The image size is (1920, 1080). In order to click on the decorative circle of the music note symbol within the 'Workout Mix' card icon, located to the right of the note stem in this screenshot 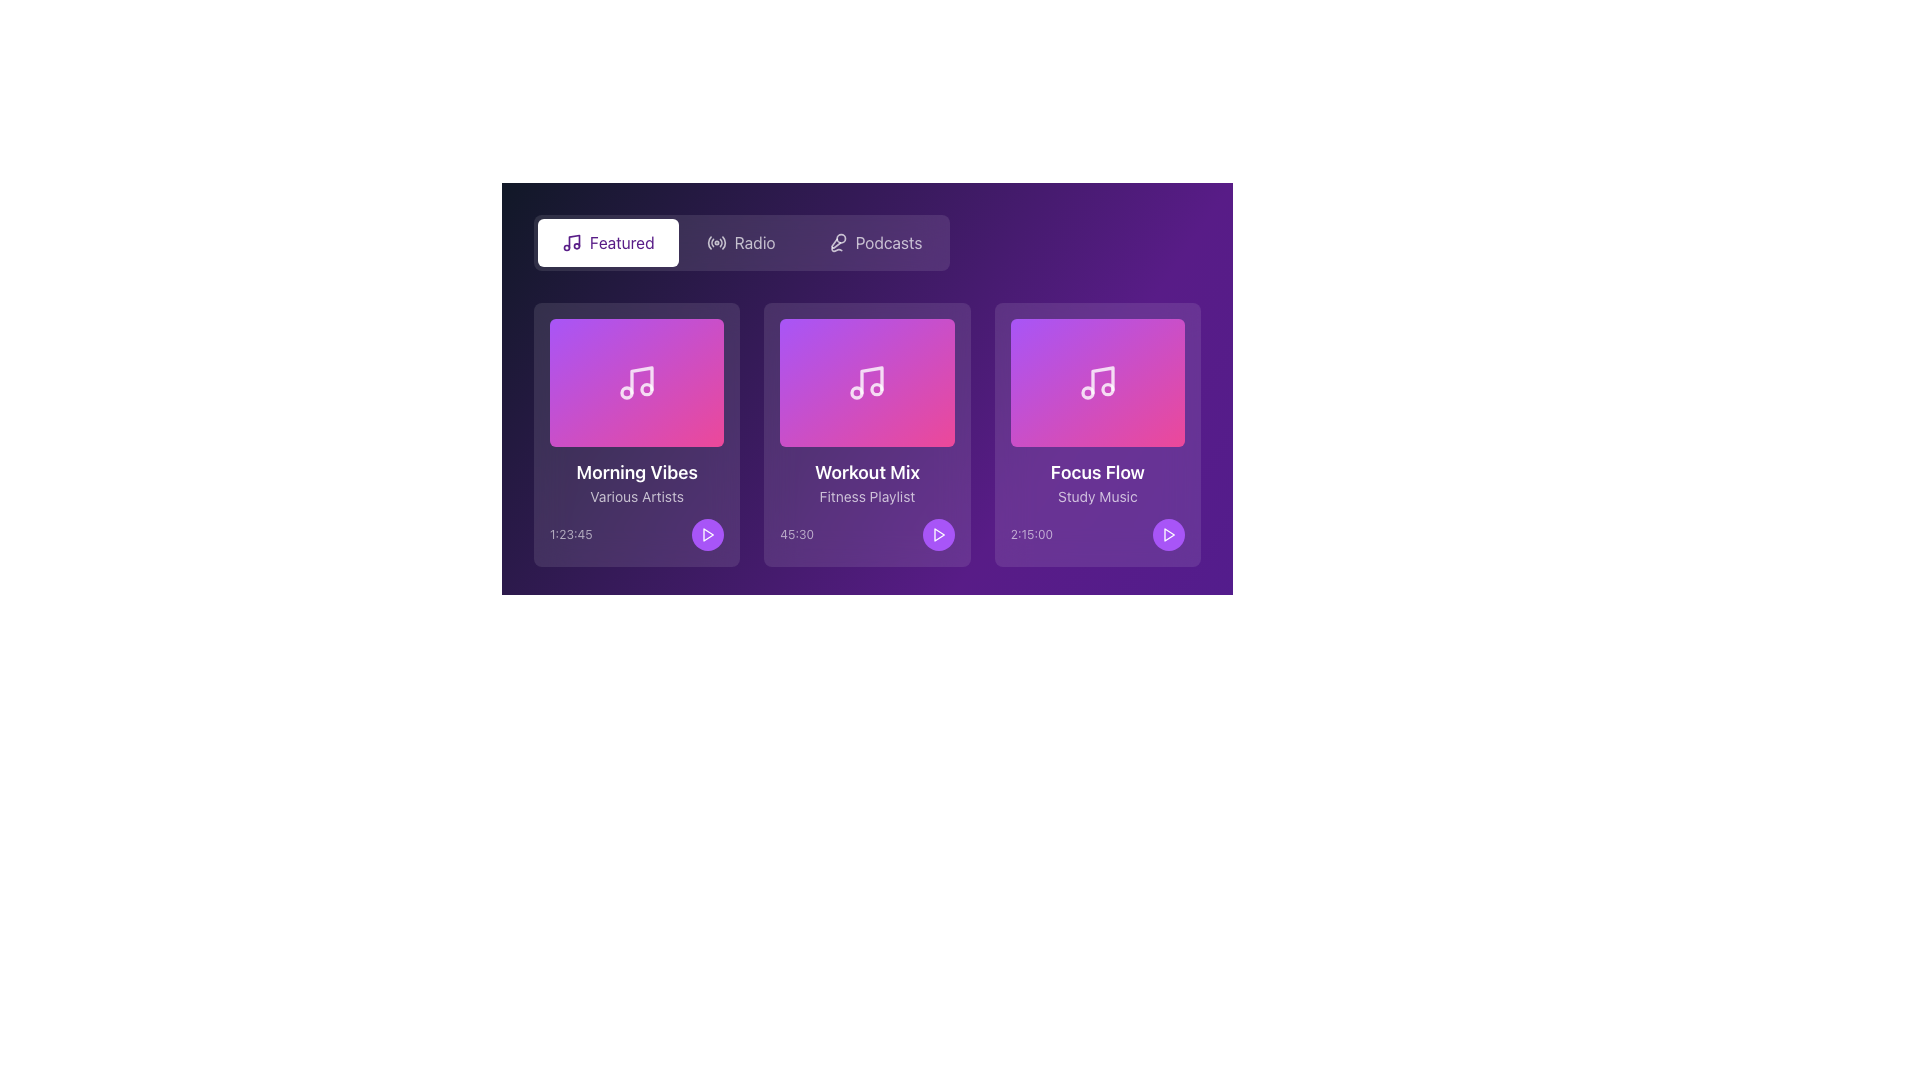, I will do `click(877, 389)`.